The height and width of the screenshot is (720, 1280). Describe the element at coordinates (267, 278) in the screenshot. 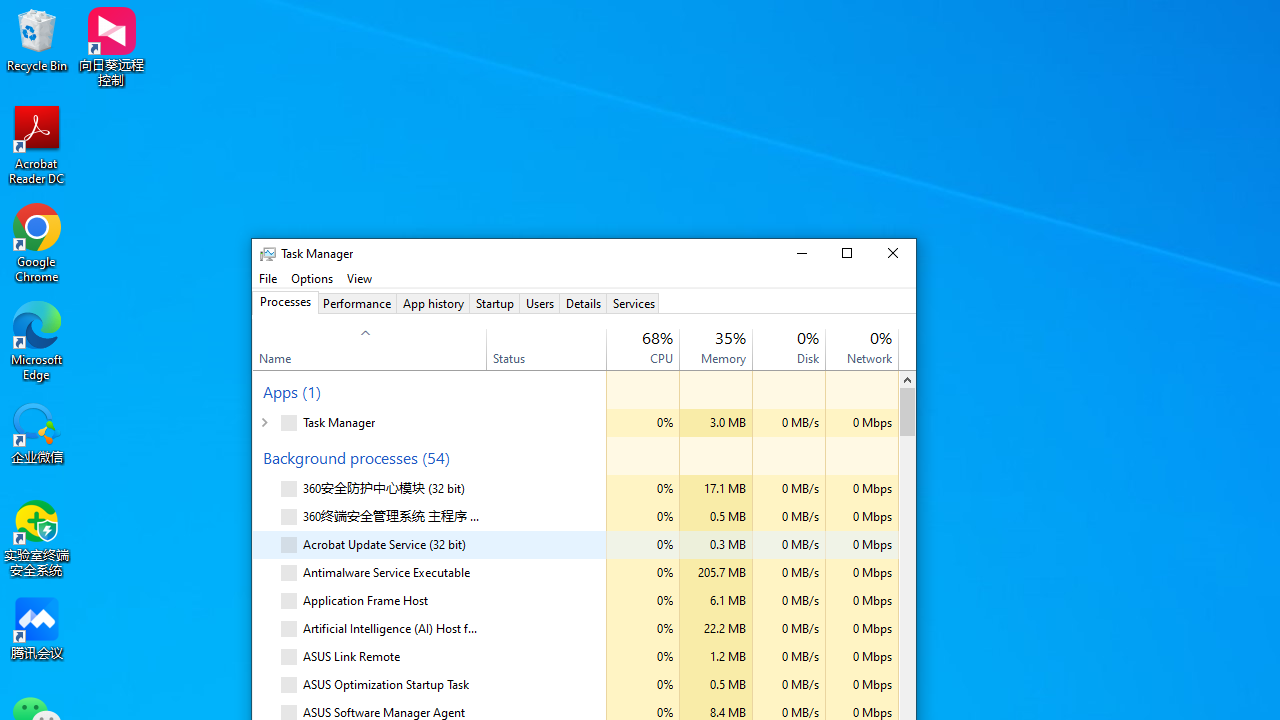

I see `'File'` at that location.